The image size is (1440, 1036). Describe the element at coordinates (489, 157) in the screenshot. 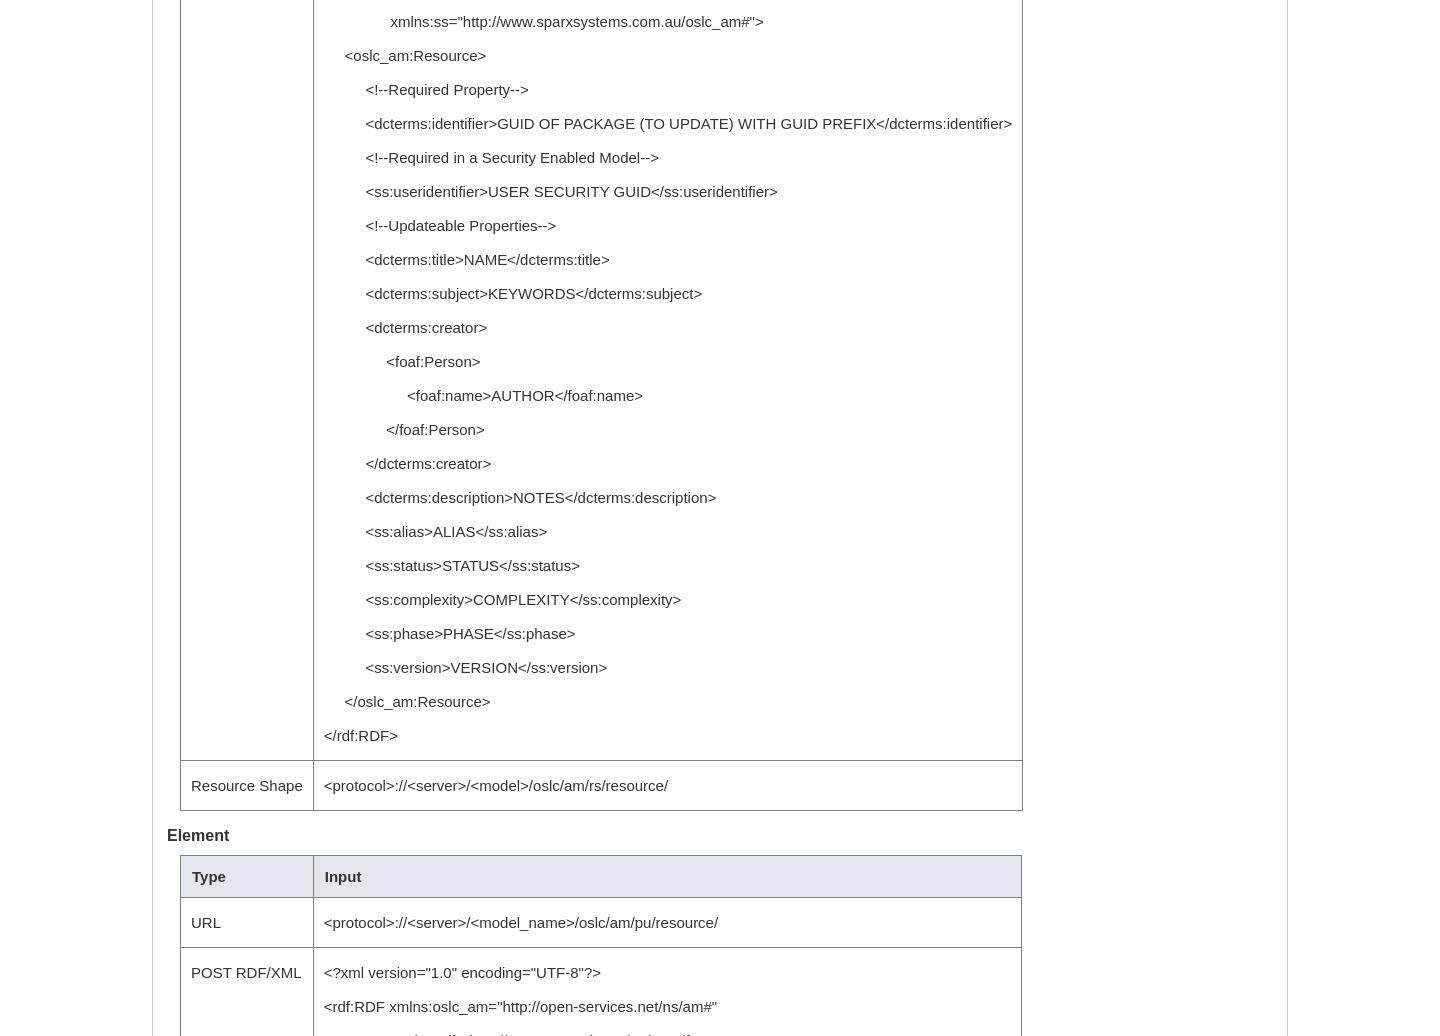

I see `'<!--Required in a Security Enabled Model-->'` at that location.